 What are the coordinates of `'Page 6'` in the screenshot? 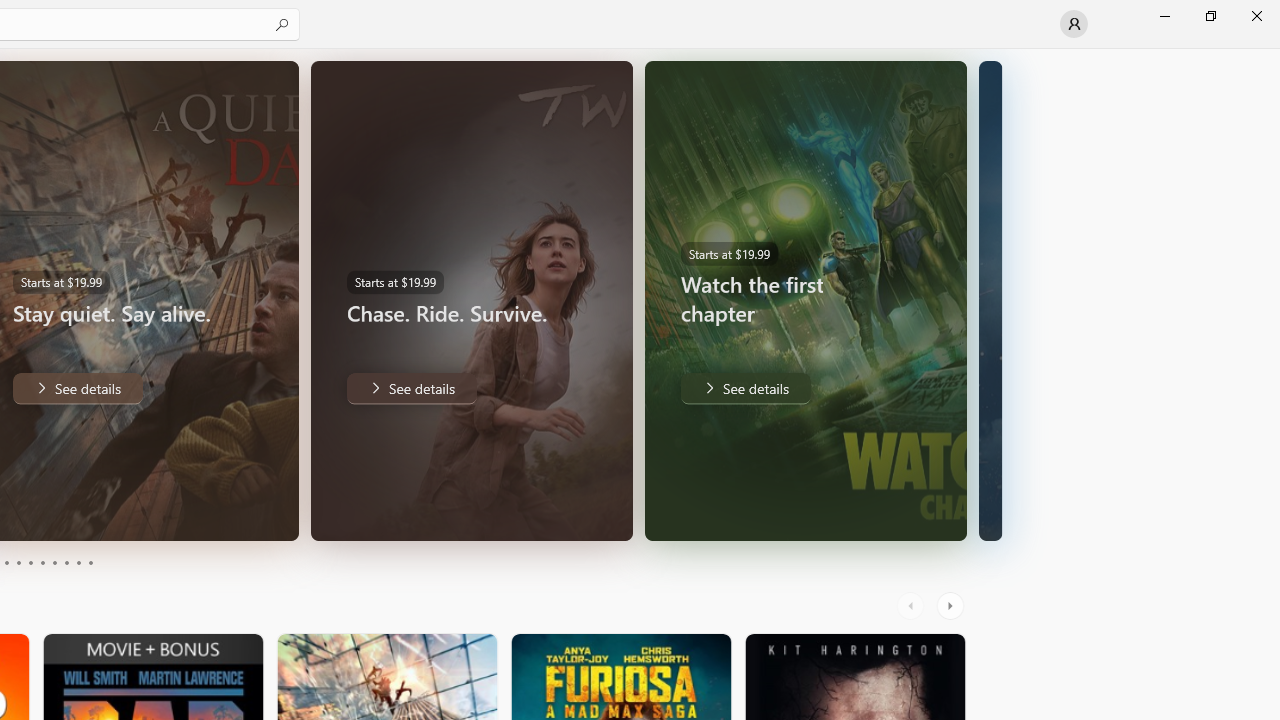 It's located at (42, 563).